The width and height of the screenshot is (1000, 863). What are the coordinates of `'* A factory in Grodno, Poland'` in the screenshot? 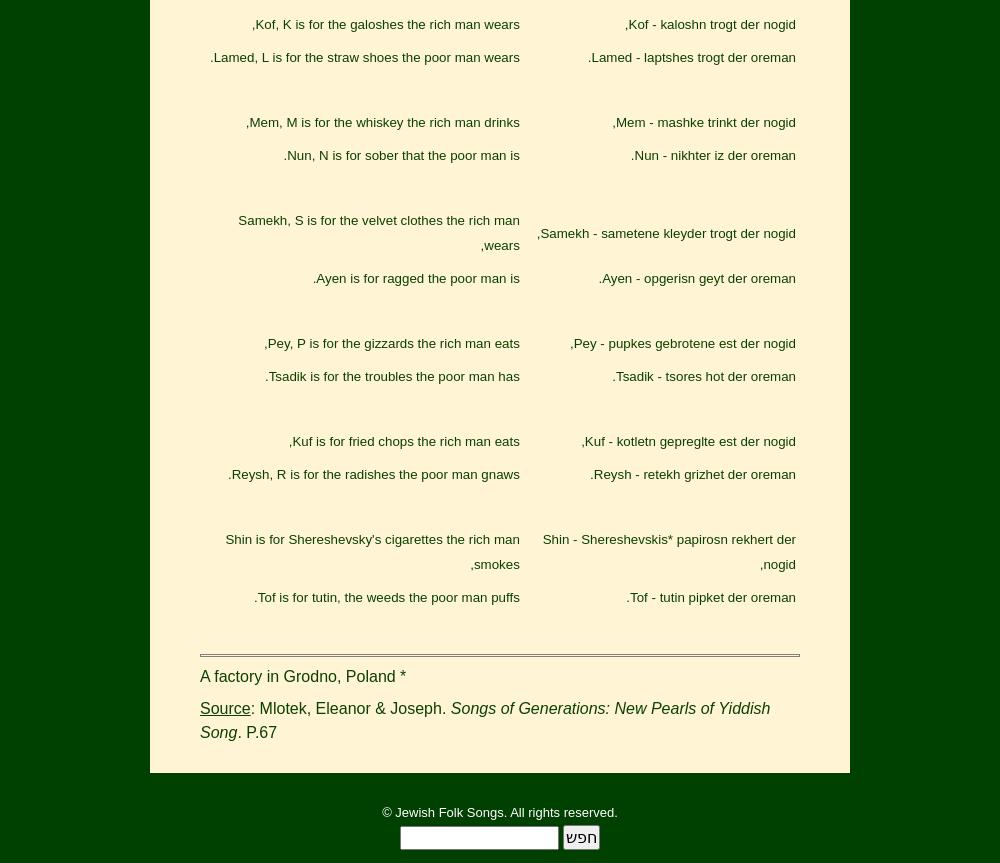 It's located at (199, 675).